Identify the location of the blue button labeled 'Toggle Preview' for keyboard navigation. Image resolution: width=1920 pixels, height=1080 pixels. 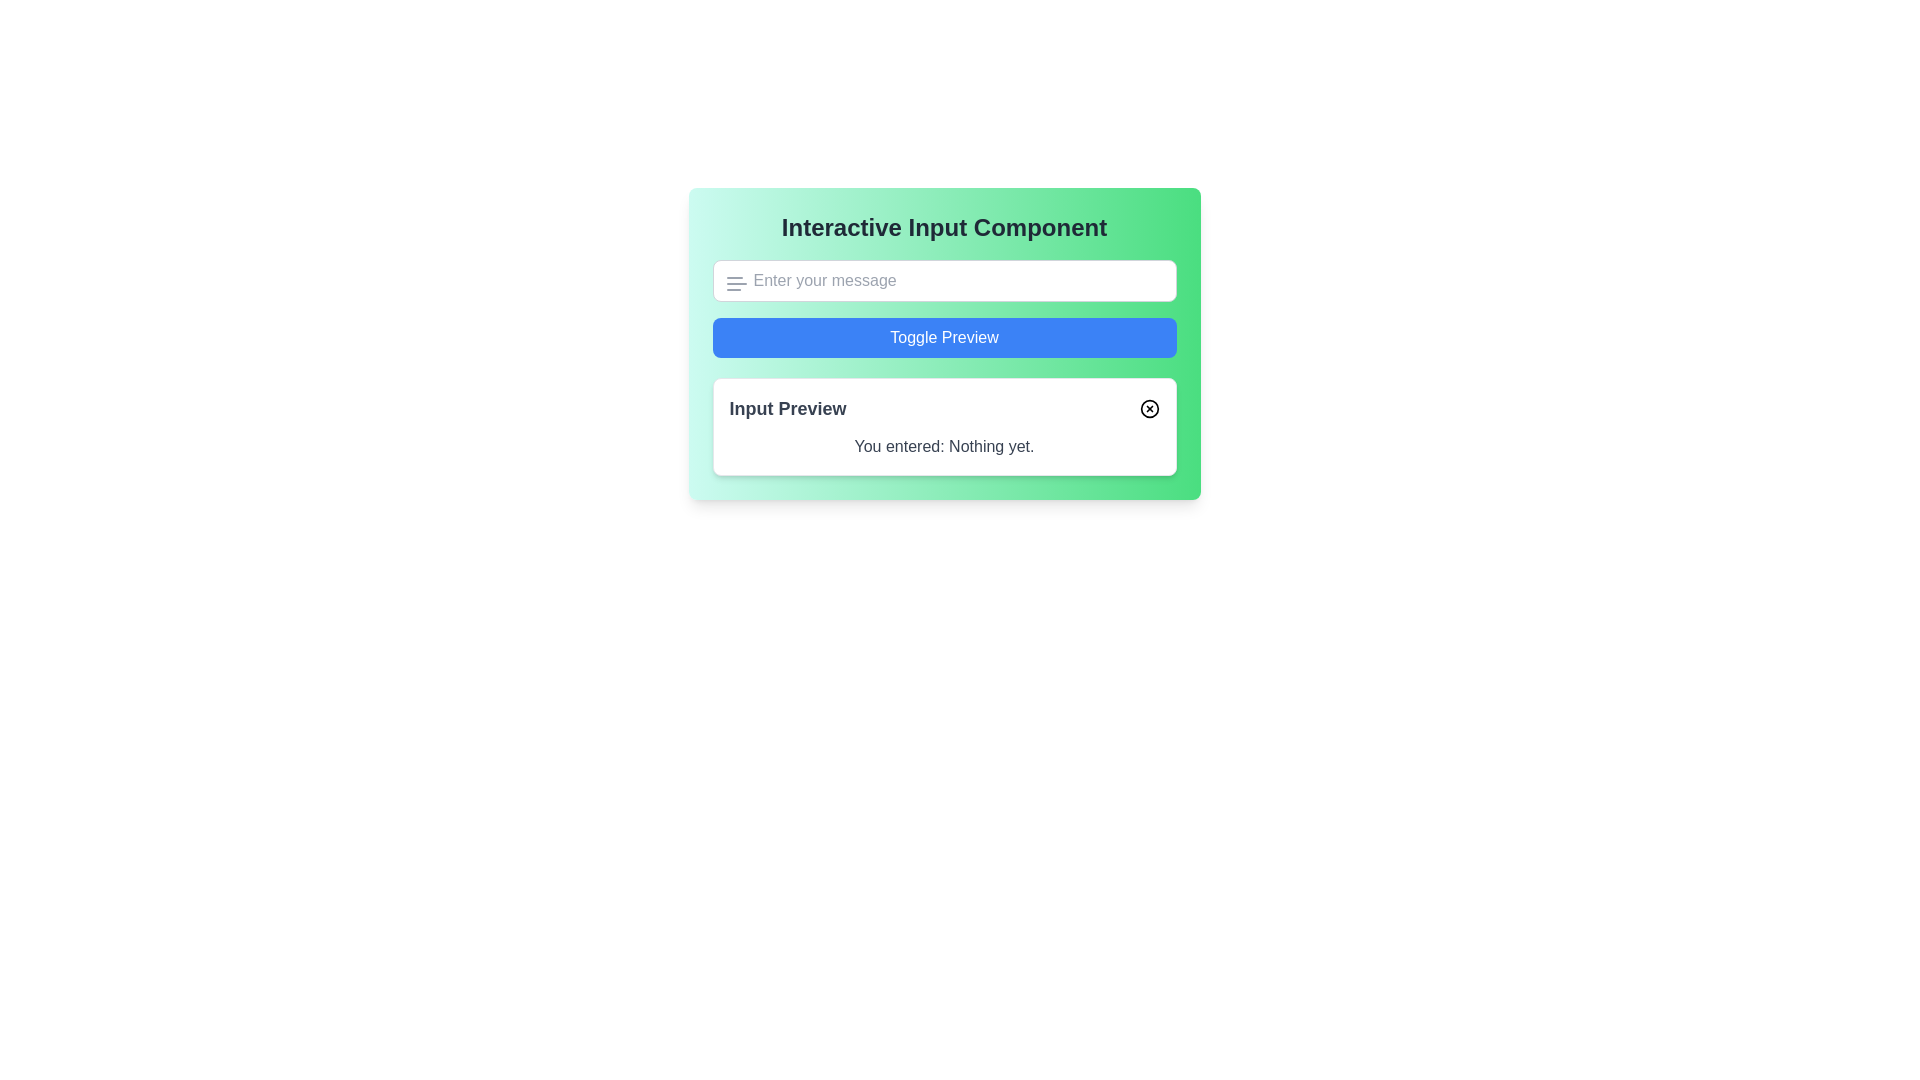
(943, 342).